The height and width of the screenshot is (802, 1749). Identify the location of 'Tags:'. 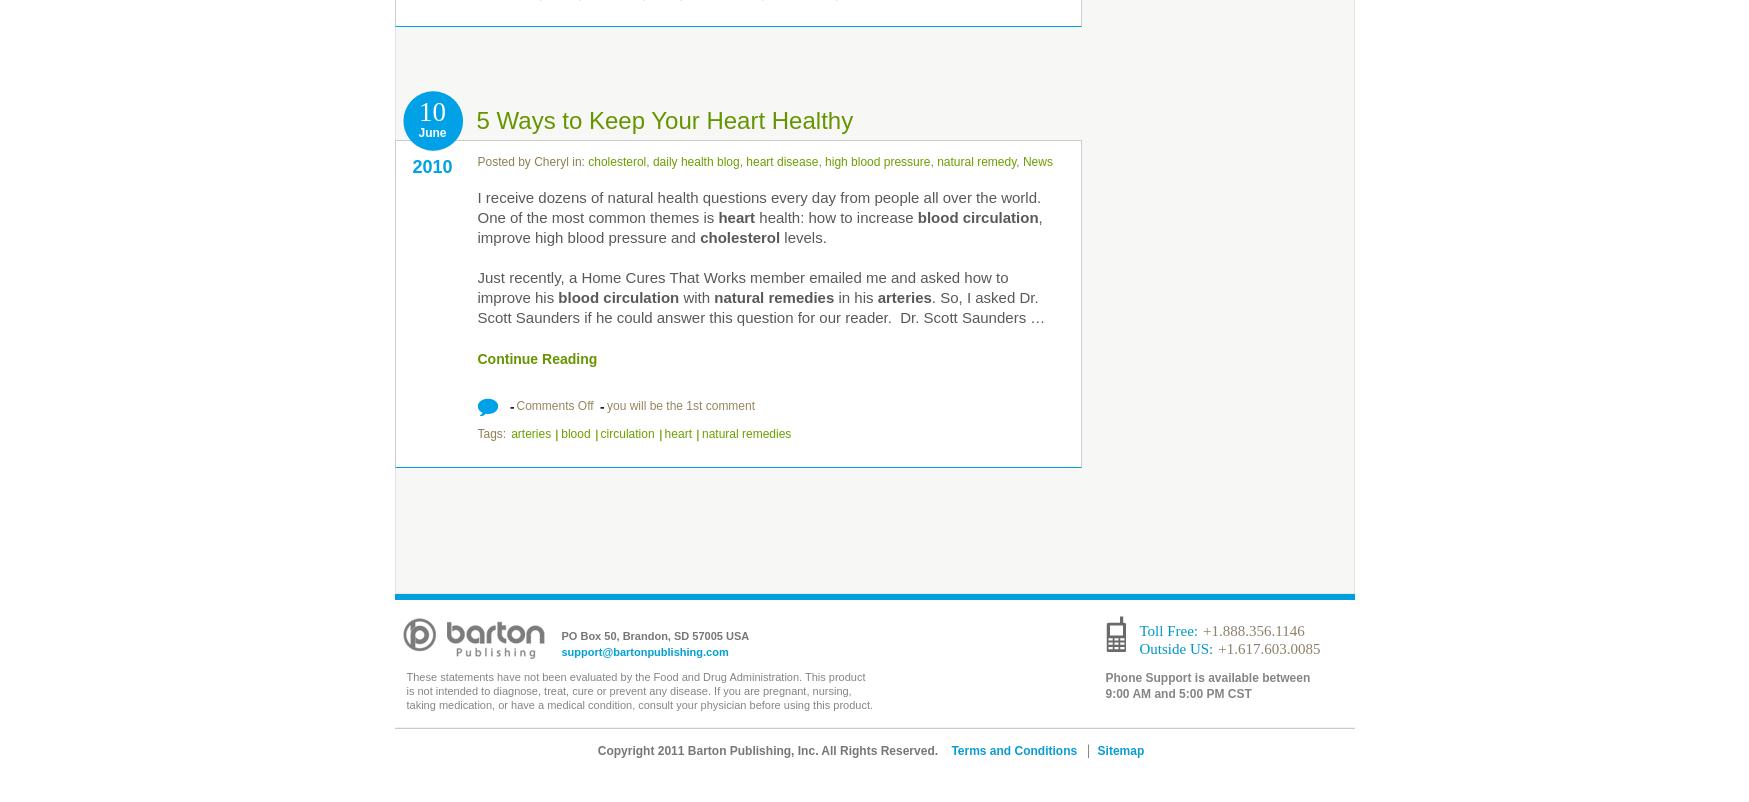
(491, 433).